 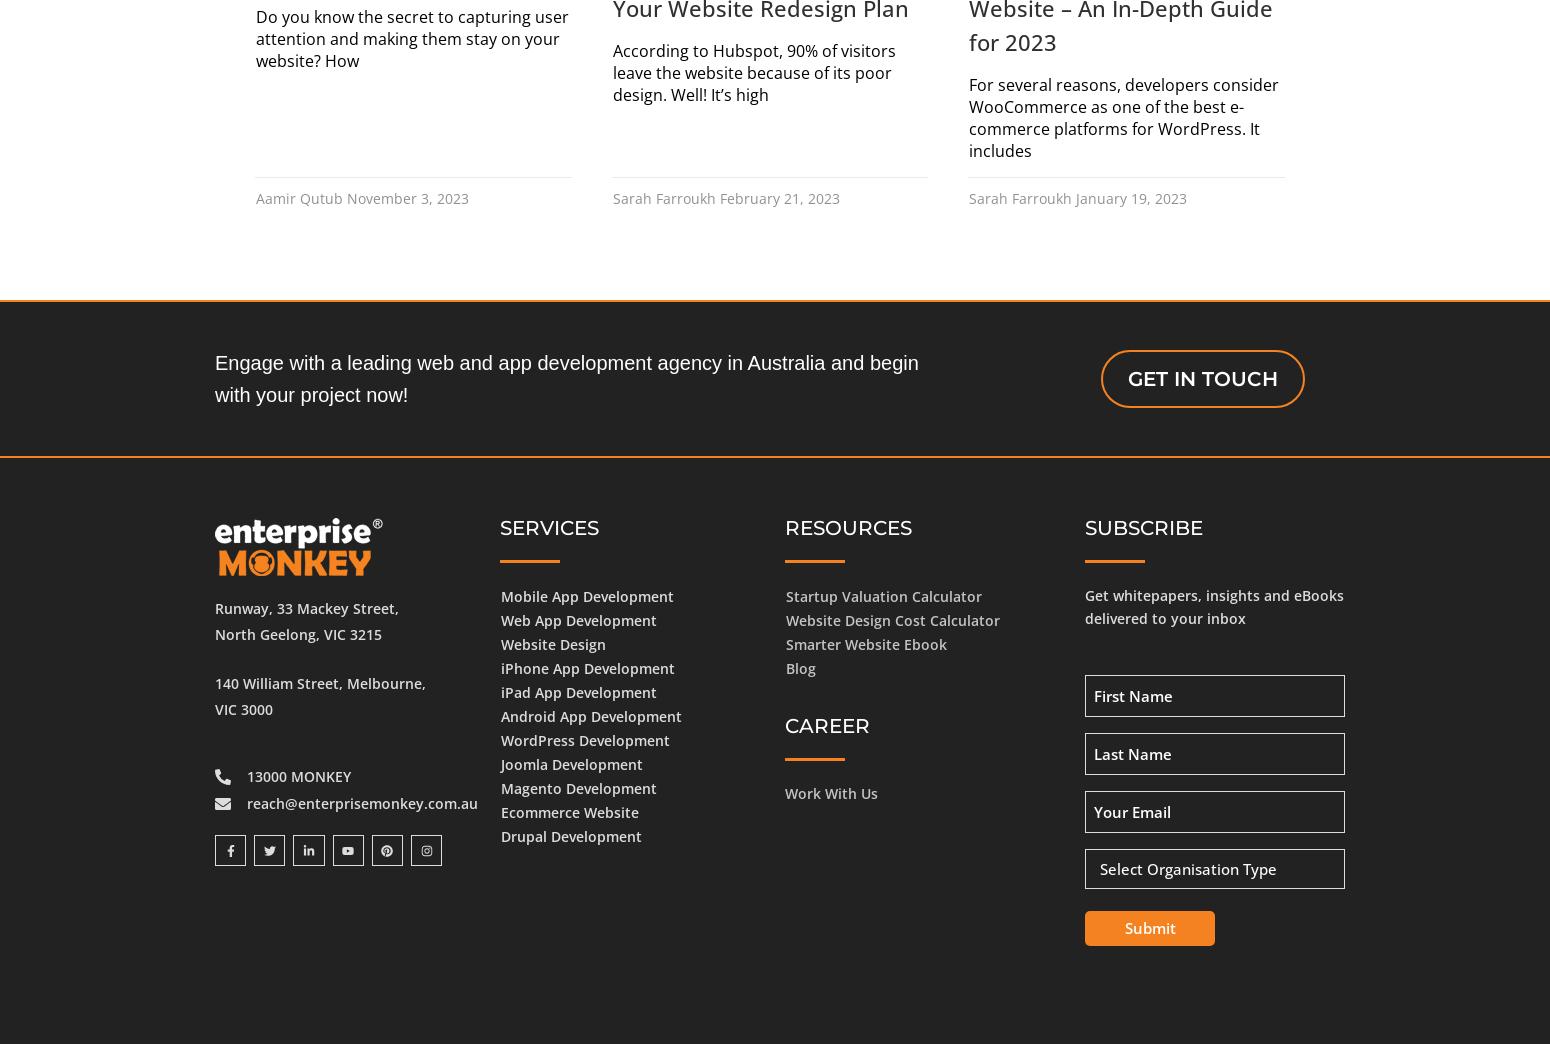 What do you see at coordinates (361, 801) in the screenshot?
I see `'reach@enterprisemonkey.com.au'` at bounding box center [361, 801].